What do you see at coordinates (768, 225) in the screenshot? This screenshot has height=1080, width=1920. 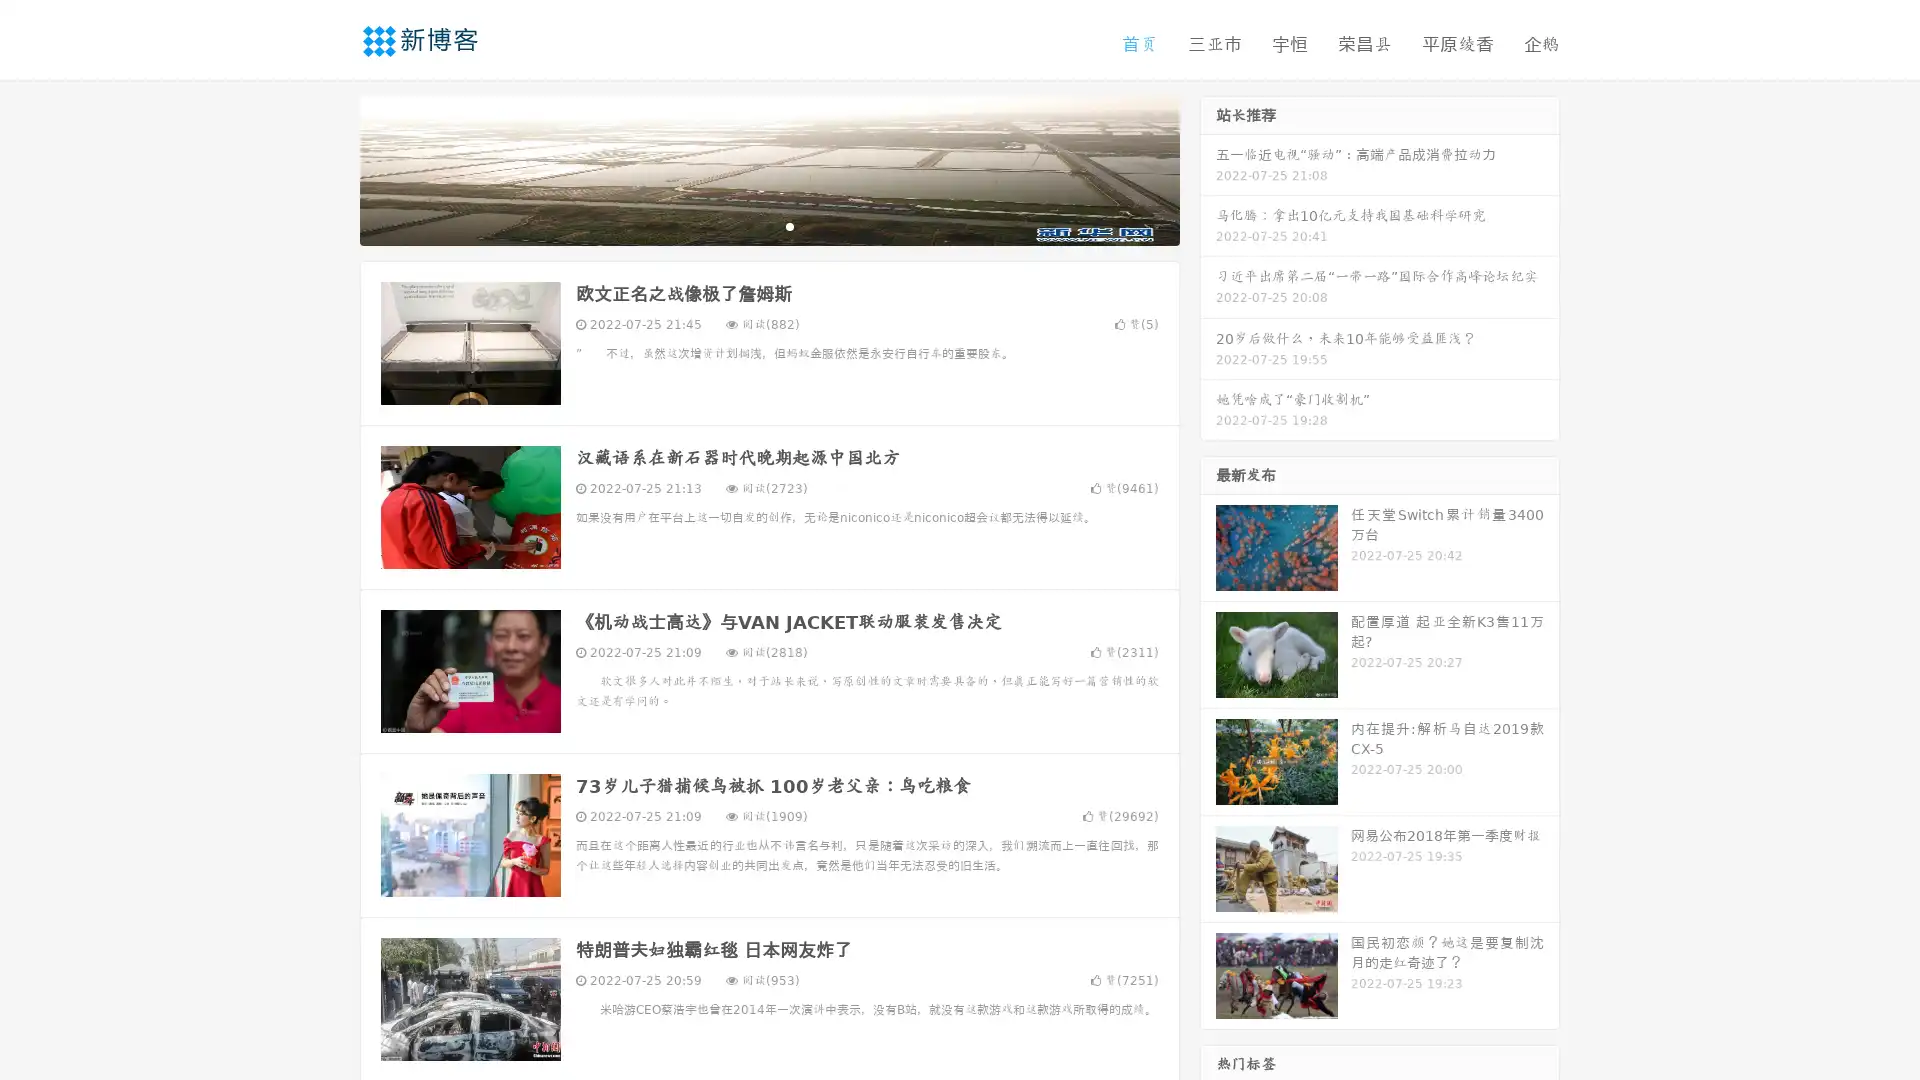 I see `Go to slide 2` at bounding box center [768, 225].